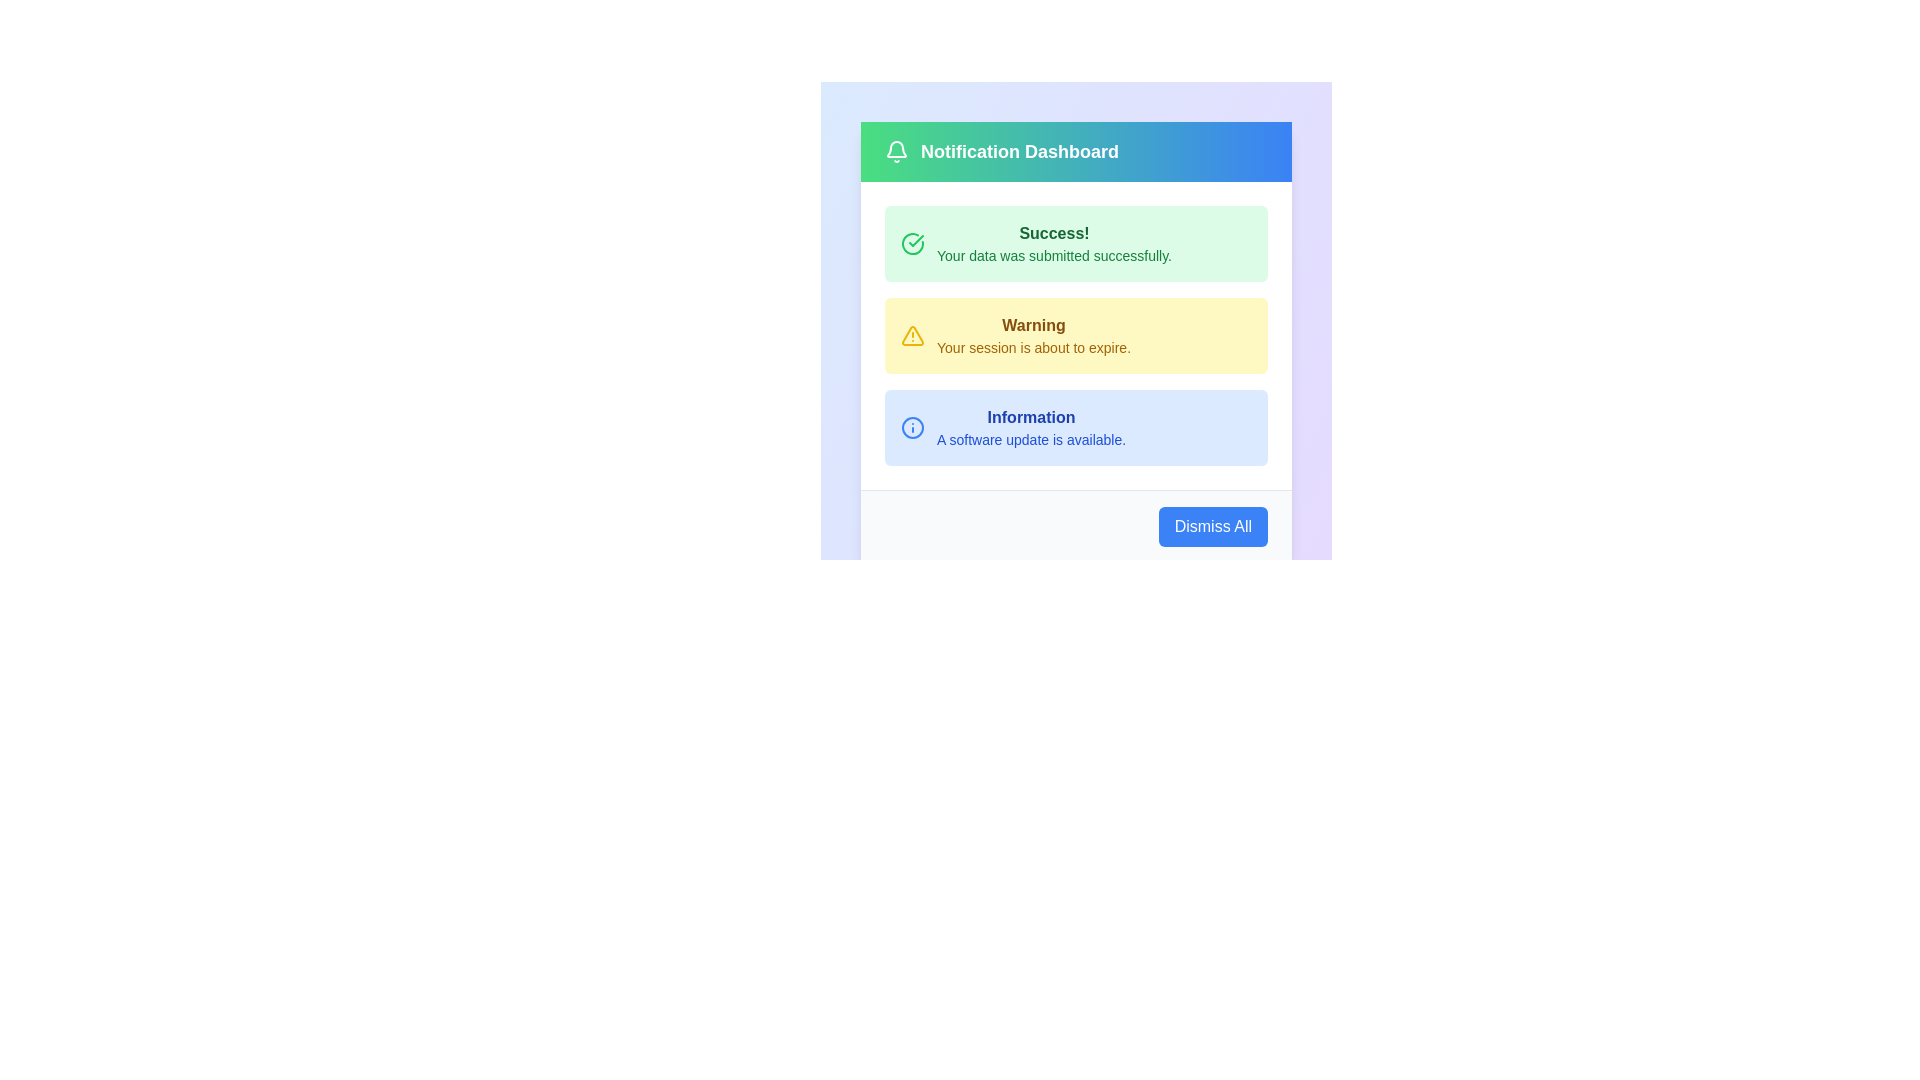 This screenshot has height=1080, width=1920. Describe the element at coordinates (1075, 150) in the screenshot. I see `header section of the Notification Dashboard, which features a gradient background from green to blue and includes a bell icon next to bold white text` at that location.